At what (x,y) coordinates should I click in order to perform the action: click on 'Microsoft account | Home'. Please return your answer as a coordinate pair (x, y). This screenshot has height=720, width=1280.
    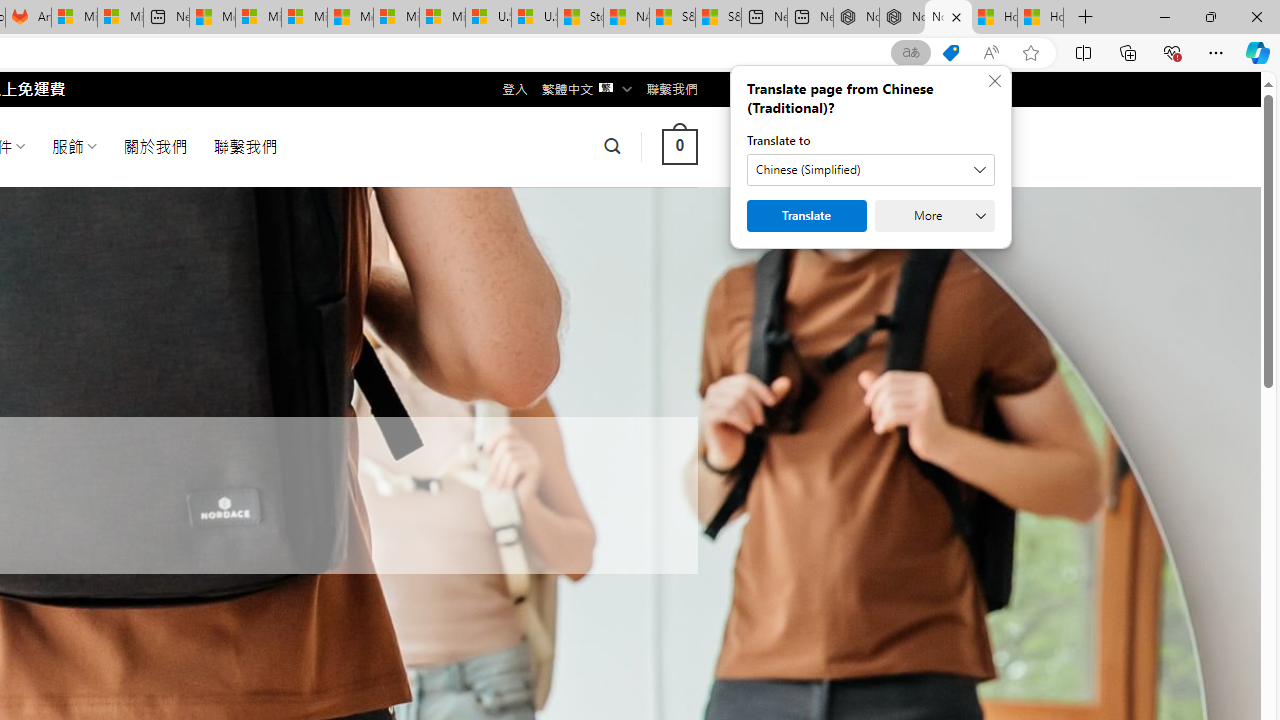
    Looking at the image, I should click on (303, 17).